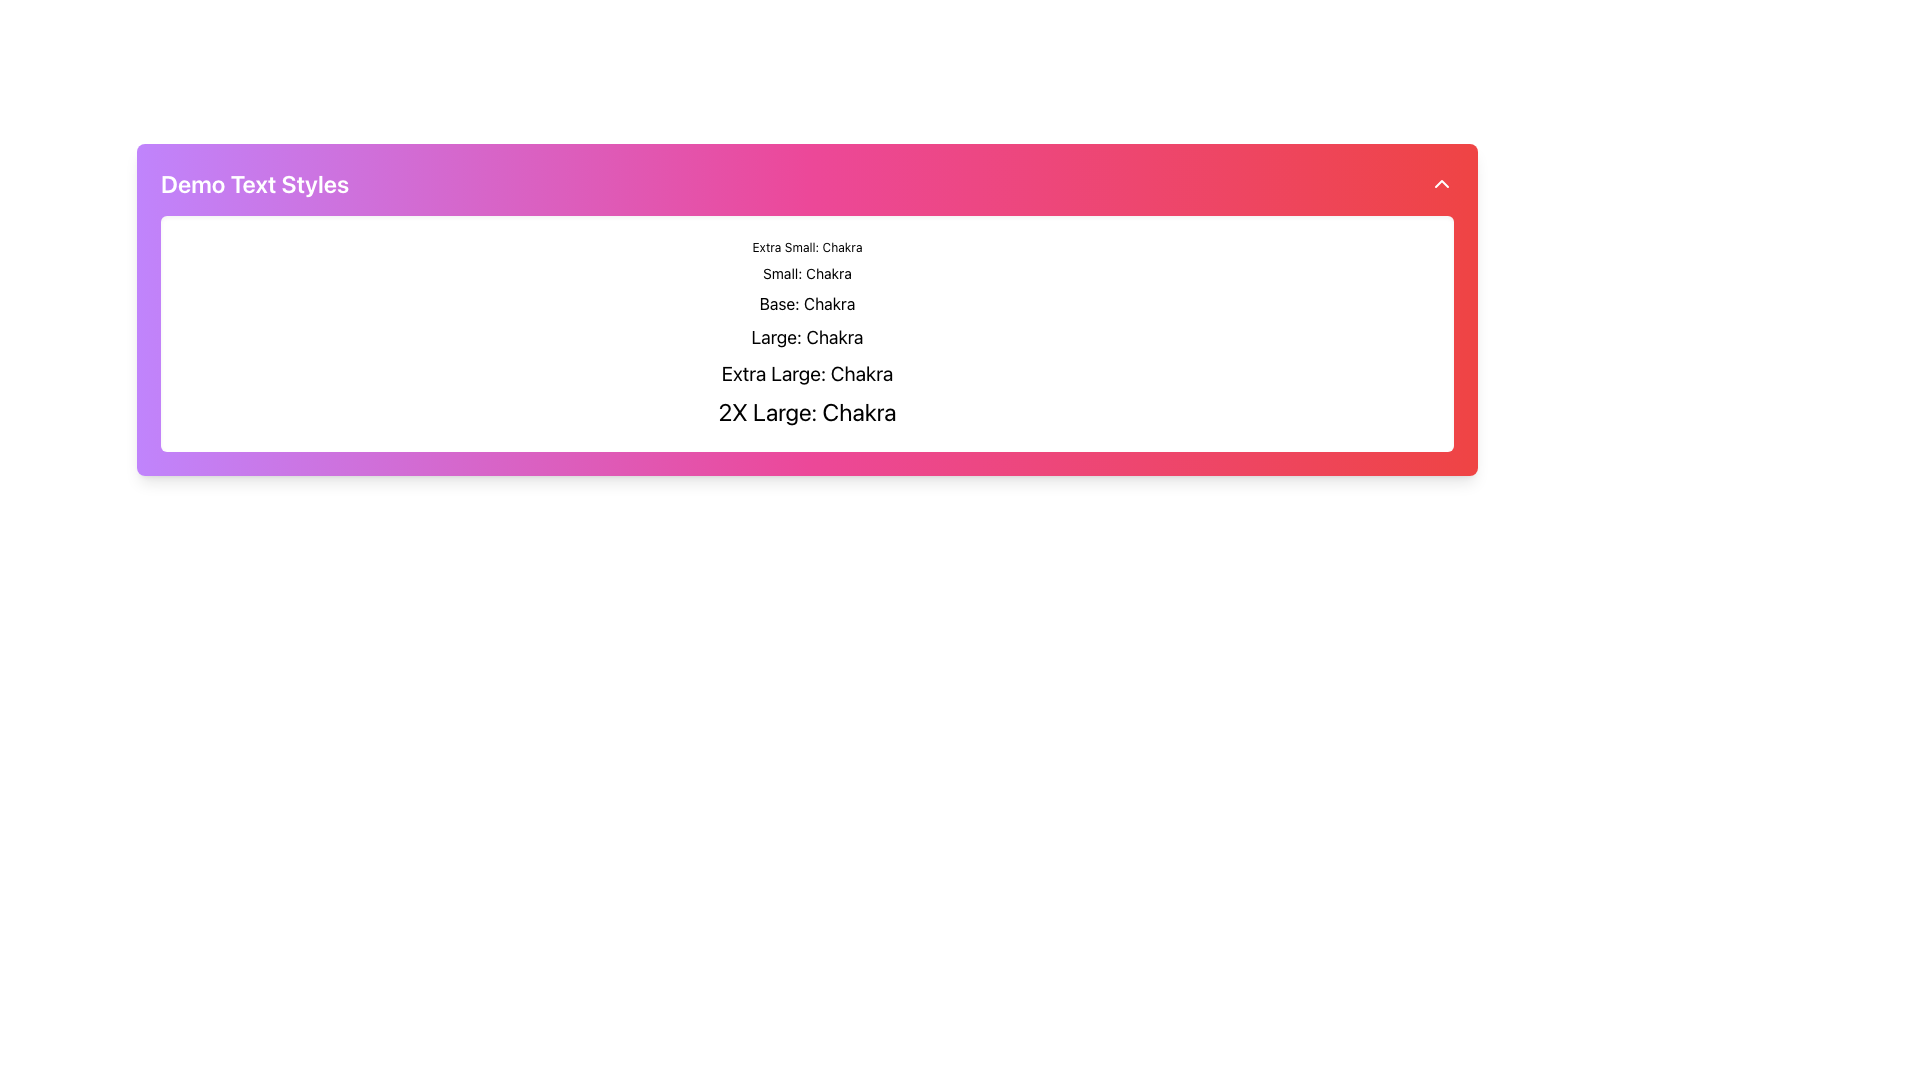 The width and height of the screenshot is (1920, 1080). I want to click on the static text label displaying 'Small: Chakra' which is the second item in a vertical list of text descriptions used for previewing text size or style, so click(807, 273).